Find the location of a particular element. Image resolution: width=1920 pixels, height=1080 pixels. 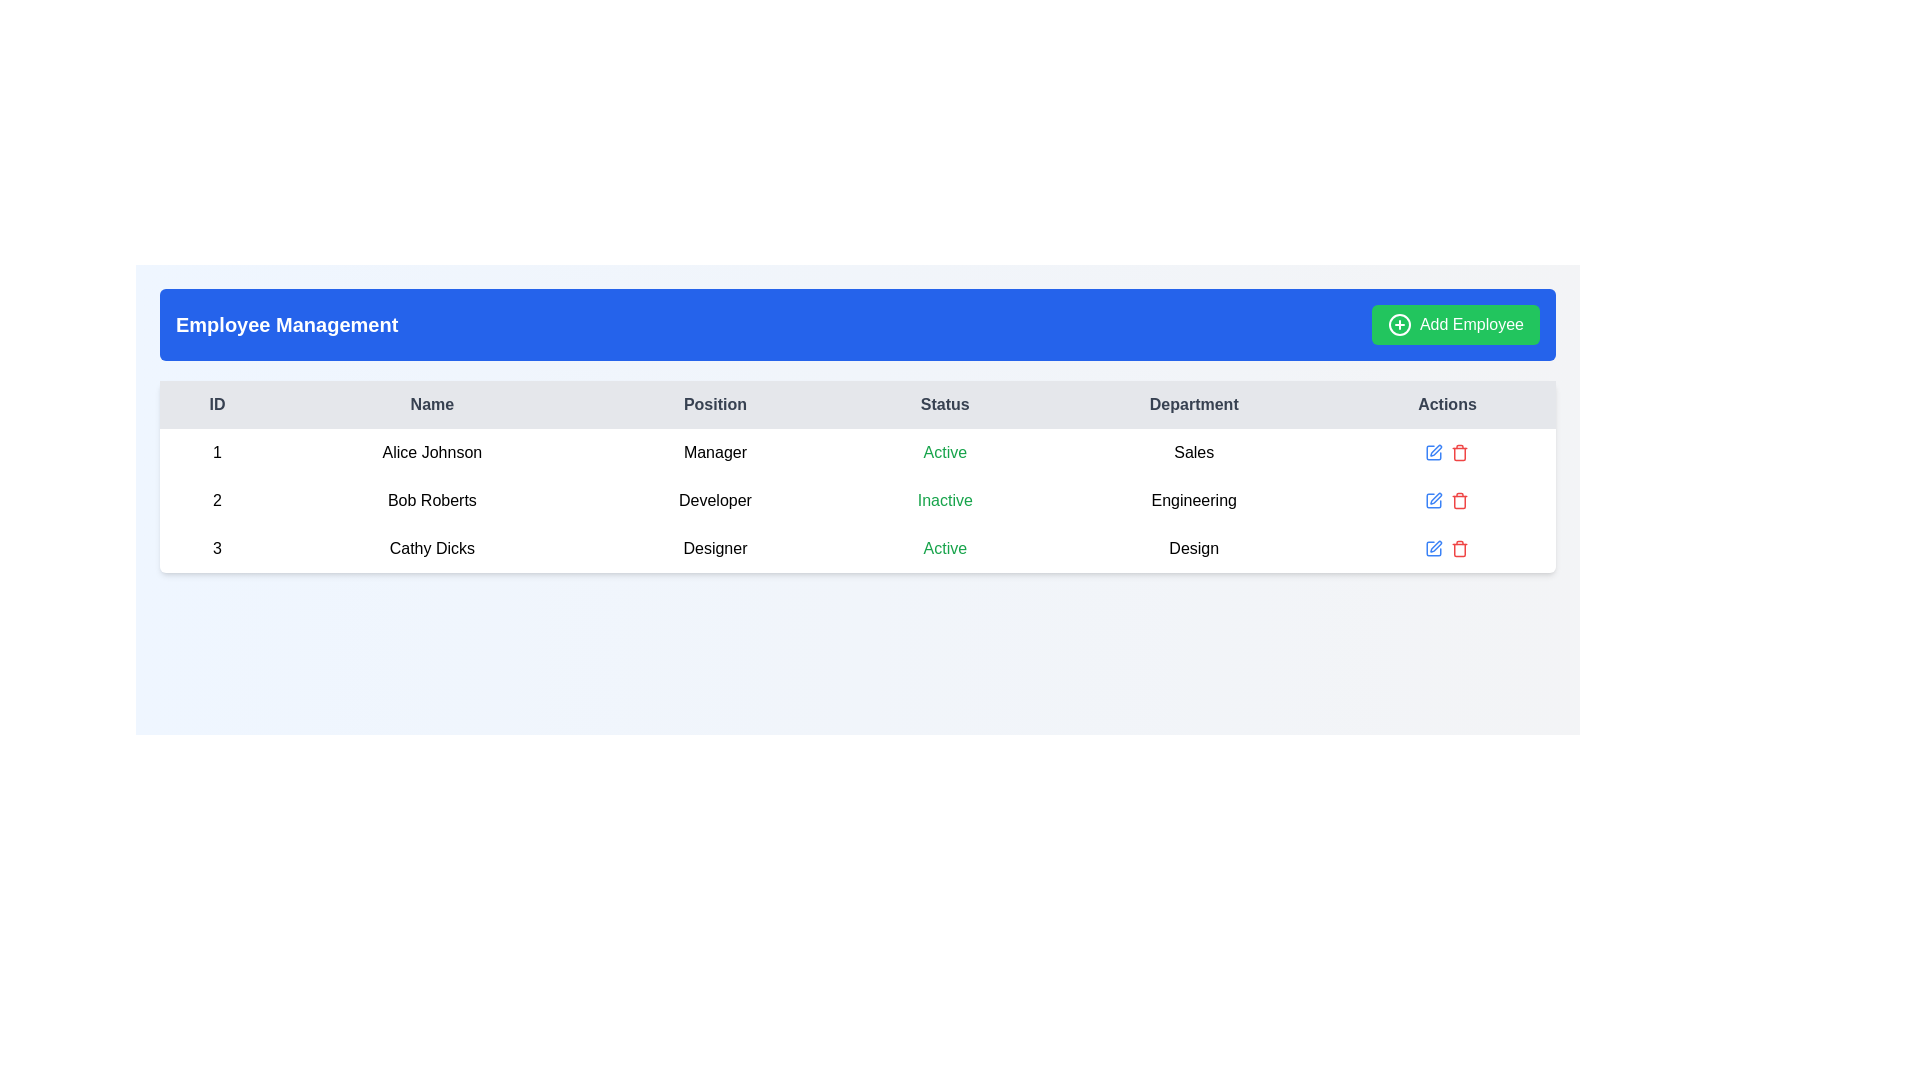

the text label indicating the department for the entry with ID '3' and Name 'Cathy Dicks' in the 'Department' column of the table is located at coordinates (1194, 548).